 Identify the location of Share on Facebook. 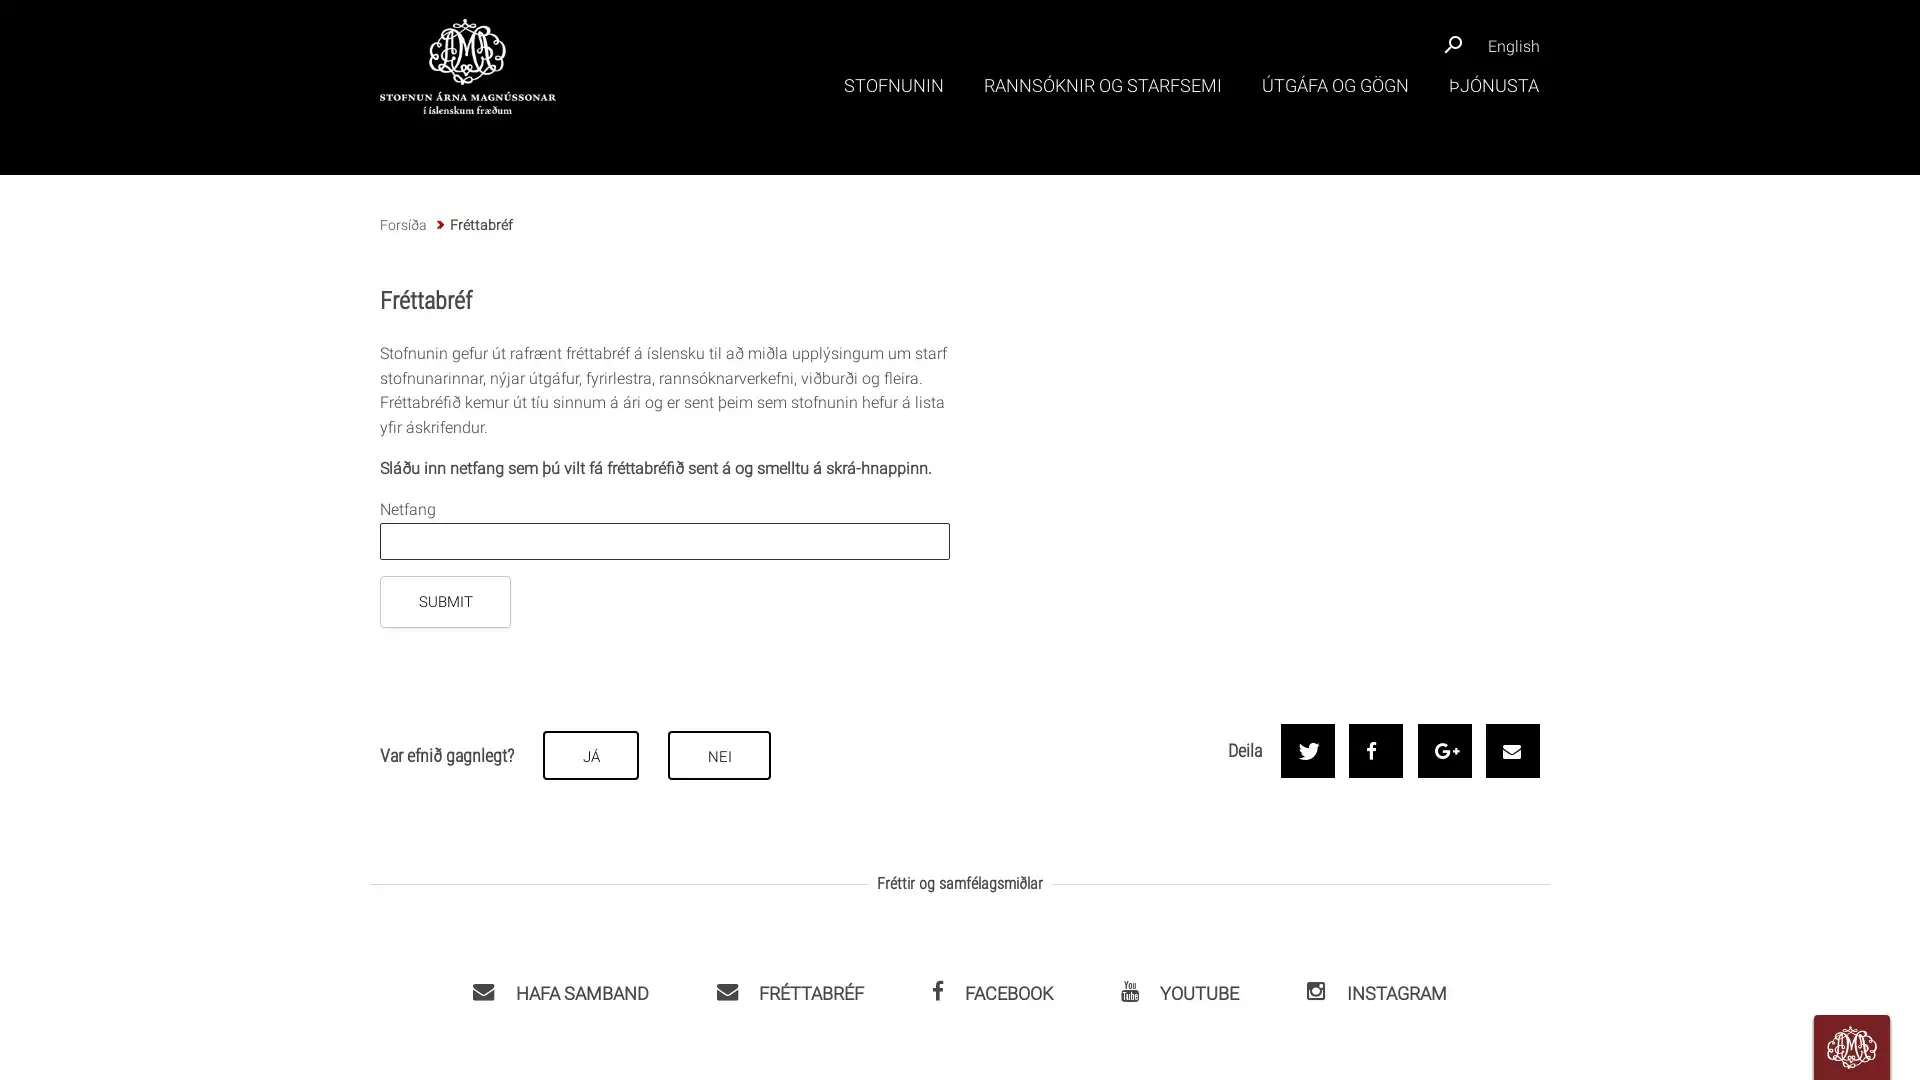
(1375, 749).